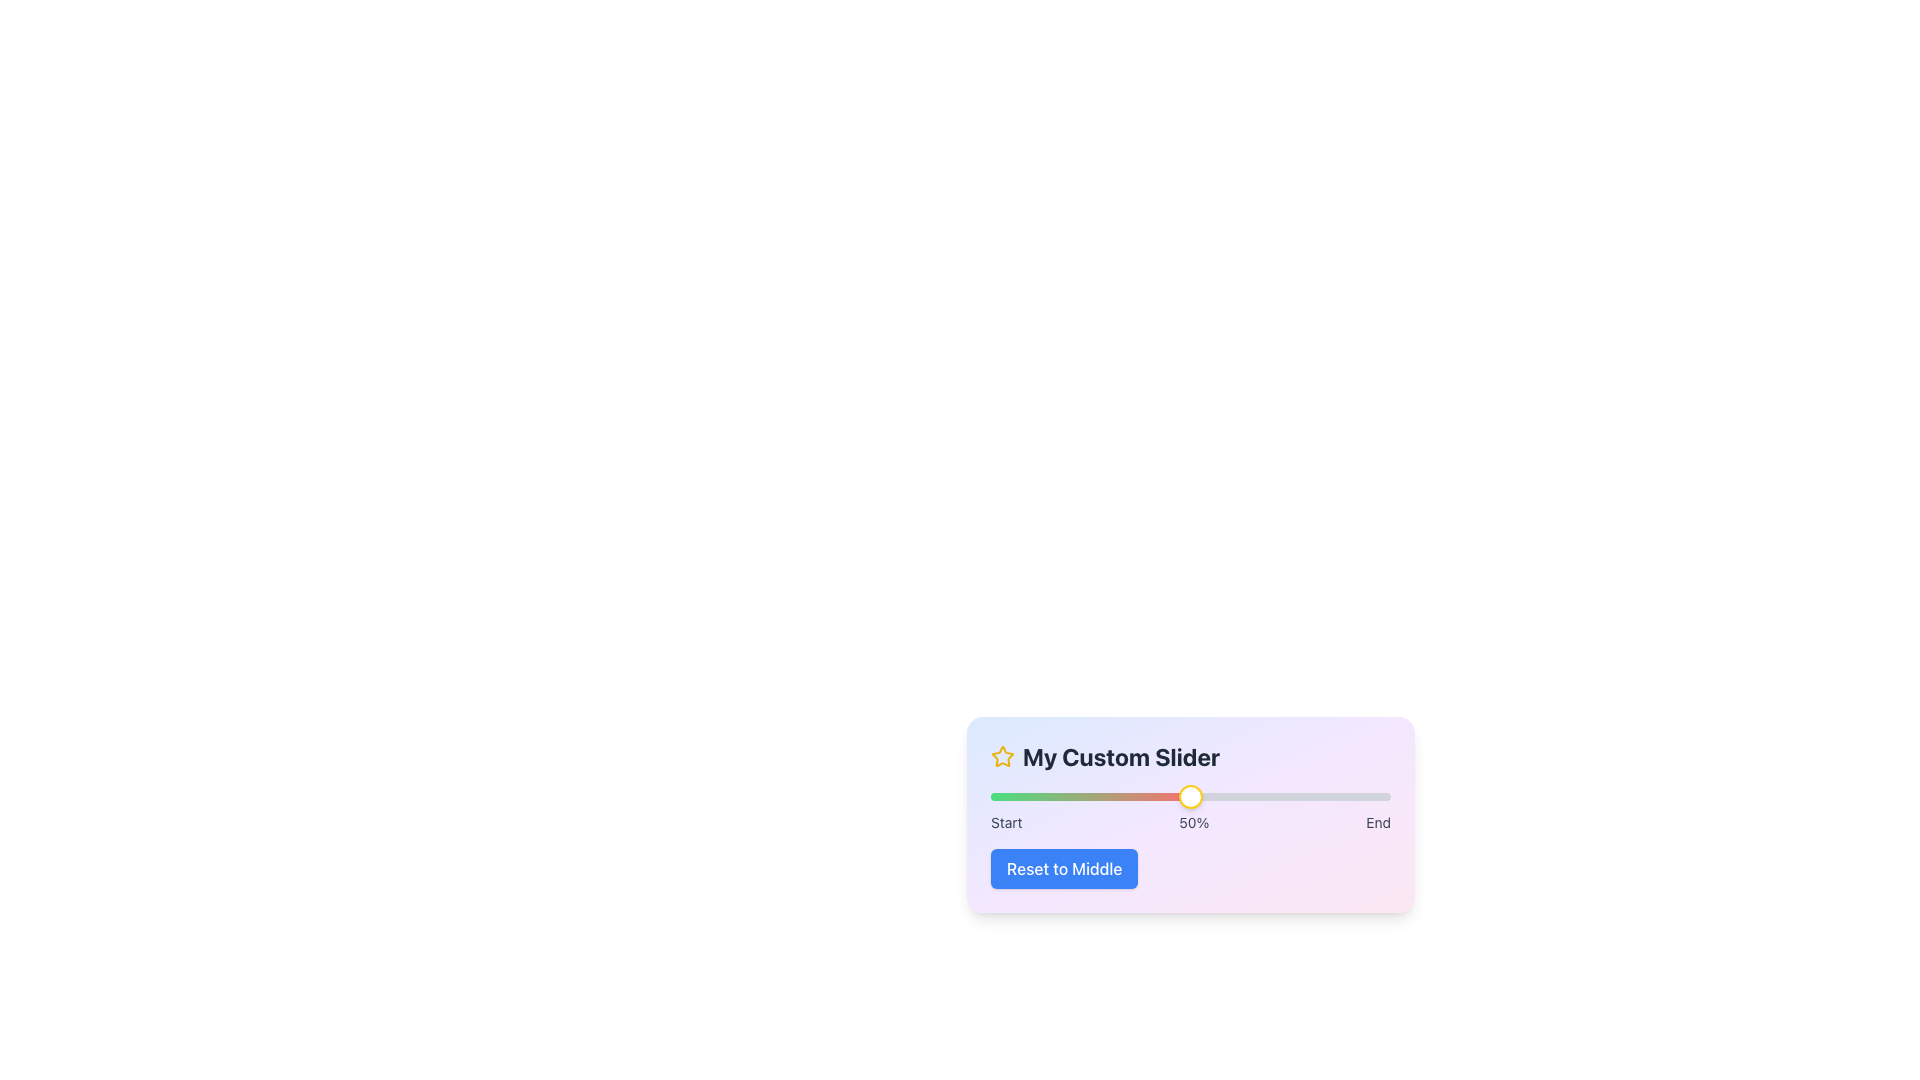 This screenshot has width=1920, height=1080. I want to click on the slider, so click(1179, 796).